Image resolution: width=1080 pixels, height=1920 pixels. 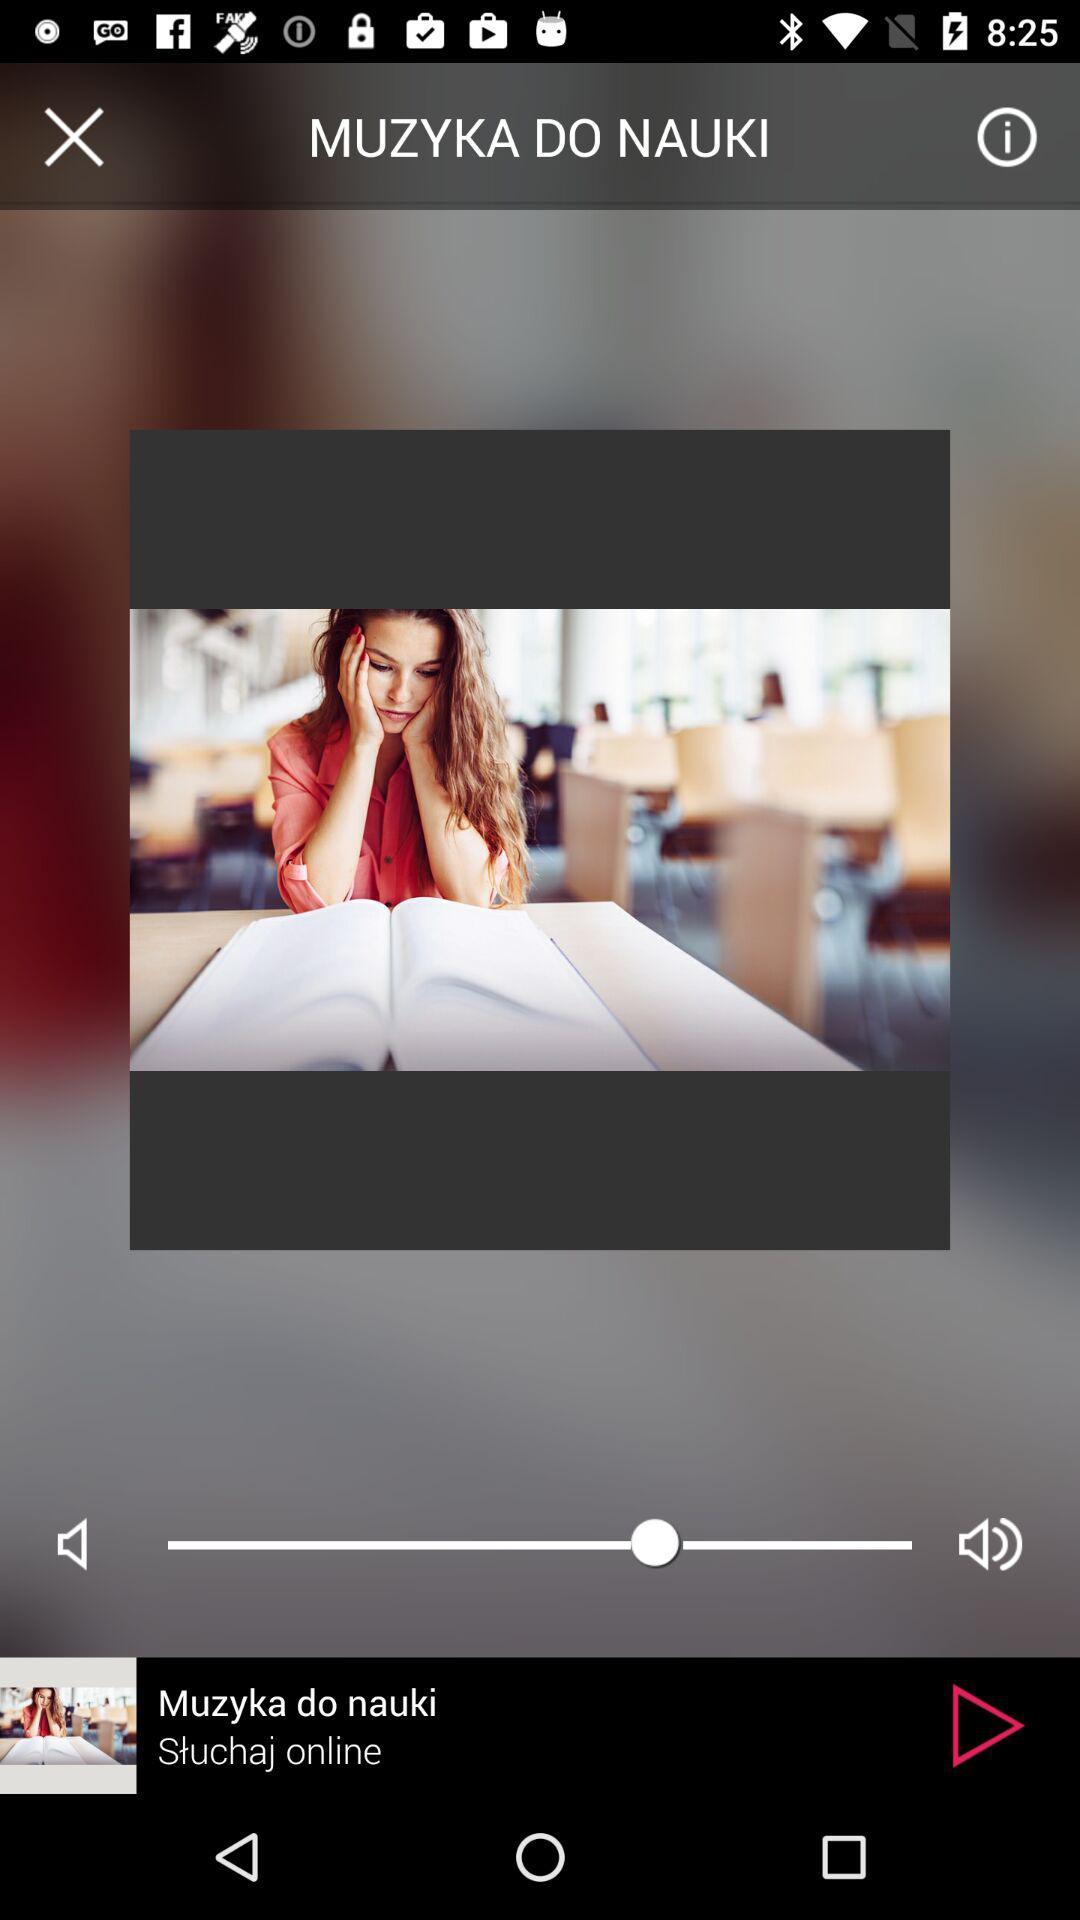 What do you see at coordinates (88, 1543) in the screenshot?
I see `the volume icon` at bounding box center [88, 1543].